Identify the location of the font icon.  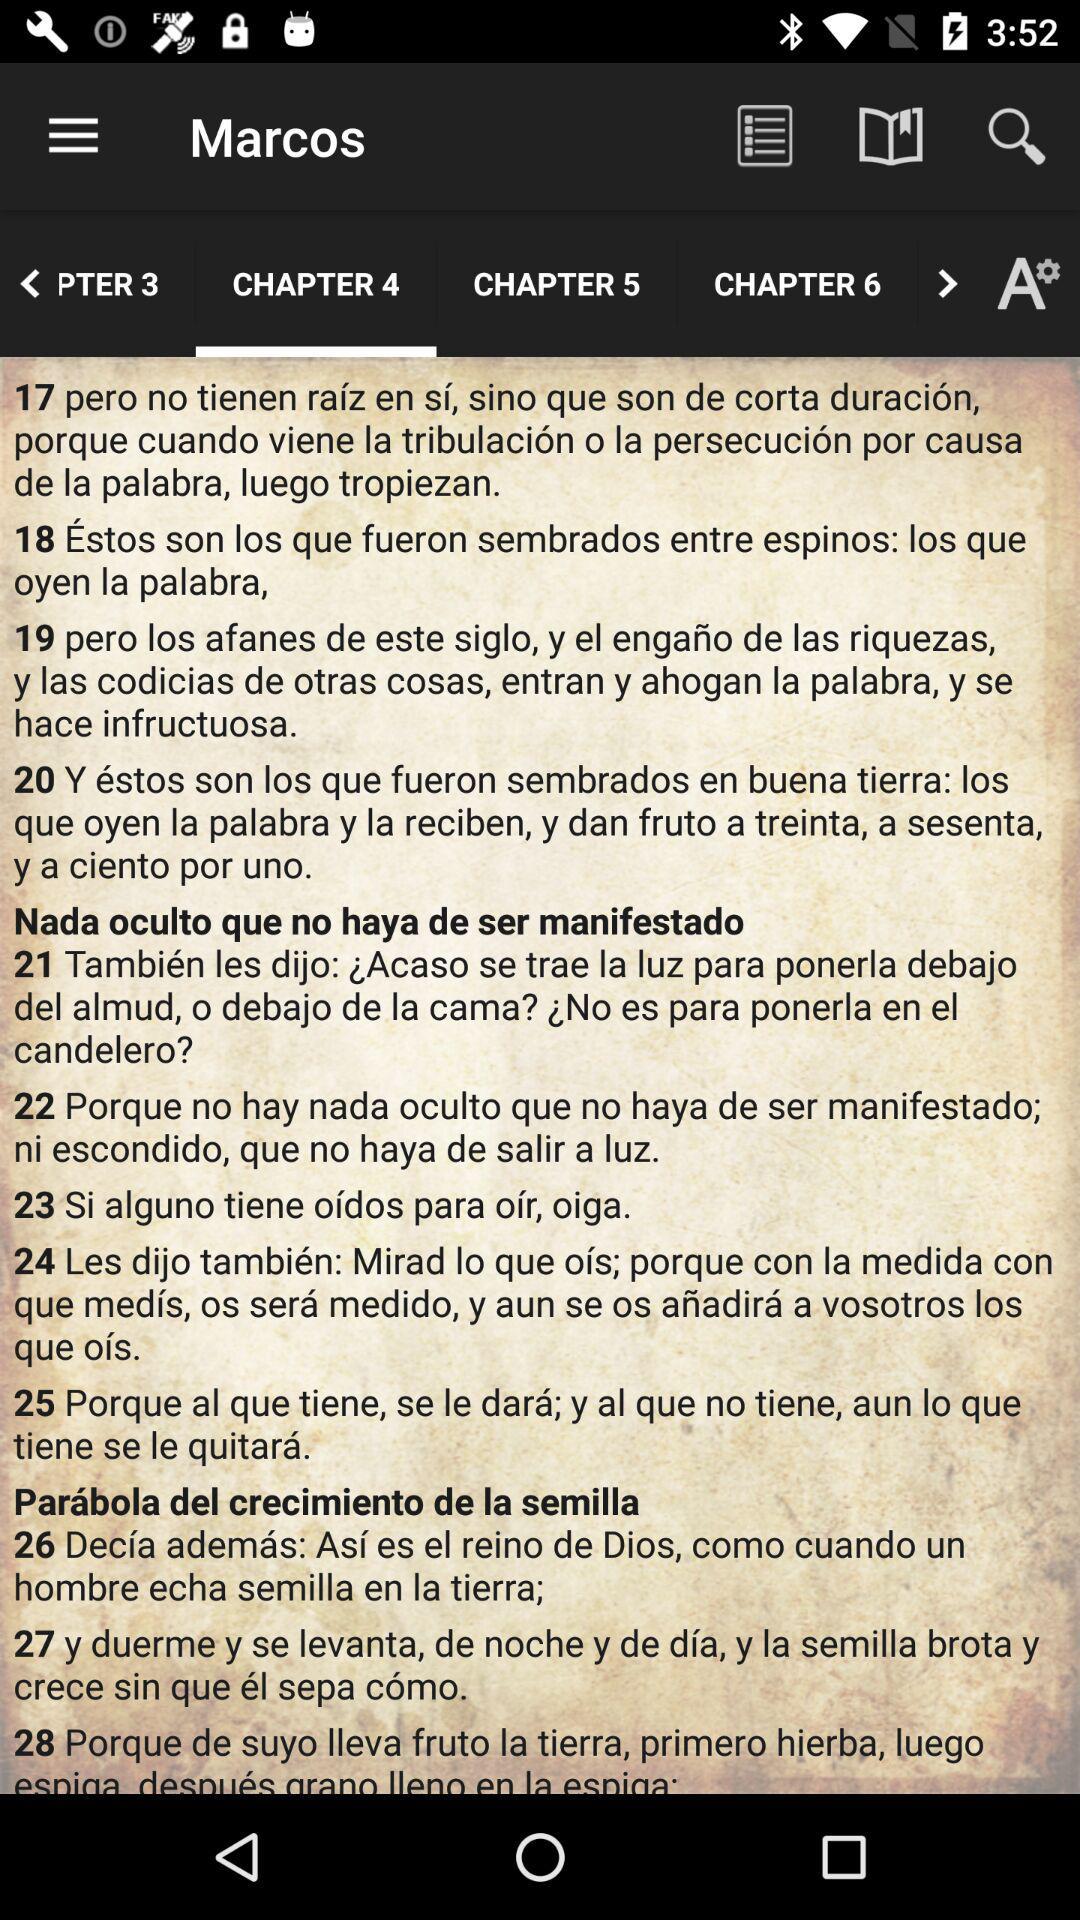
(1028, 282).